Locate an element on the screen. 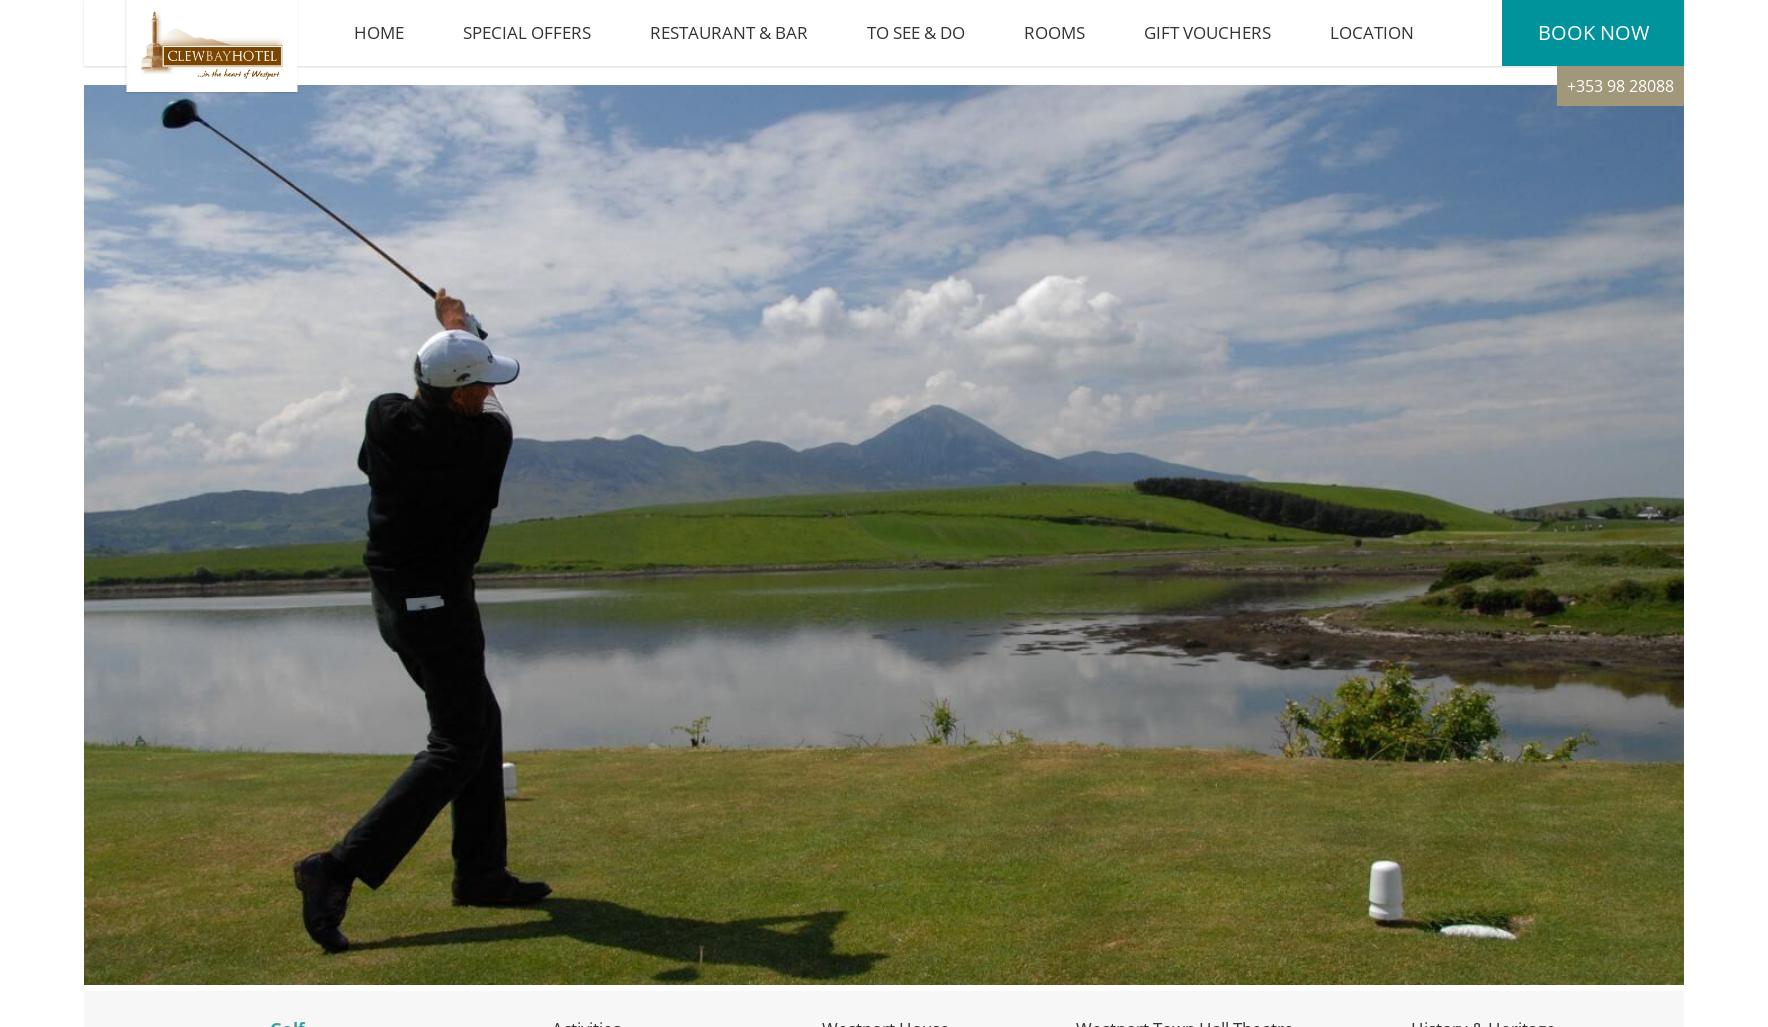 Image resolution: width=1768 pixels, height=1027 pixels. 'Book' is located at coordinates (1565, 42).